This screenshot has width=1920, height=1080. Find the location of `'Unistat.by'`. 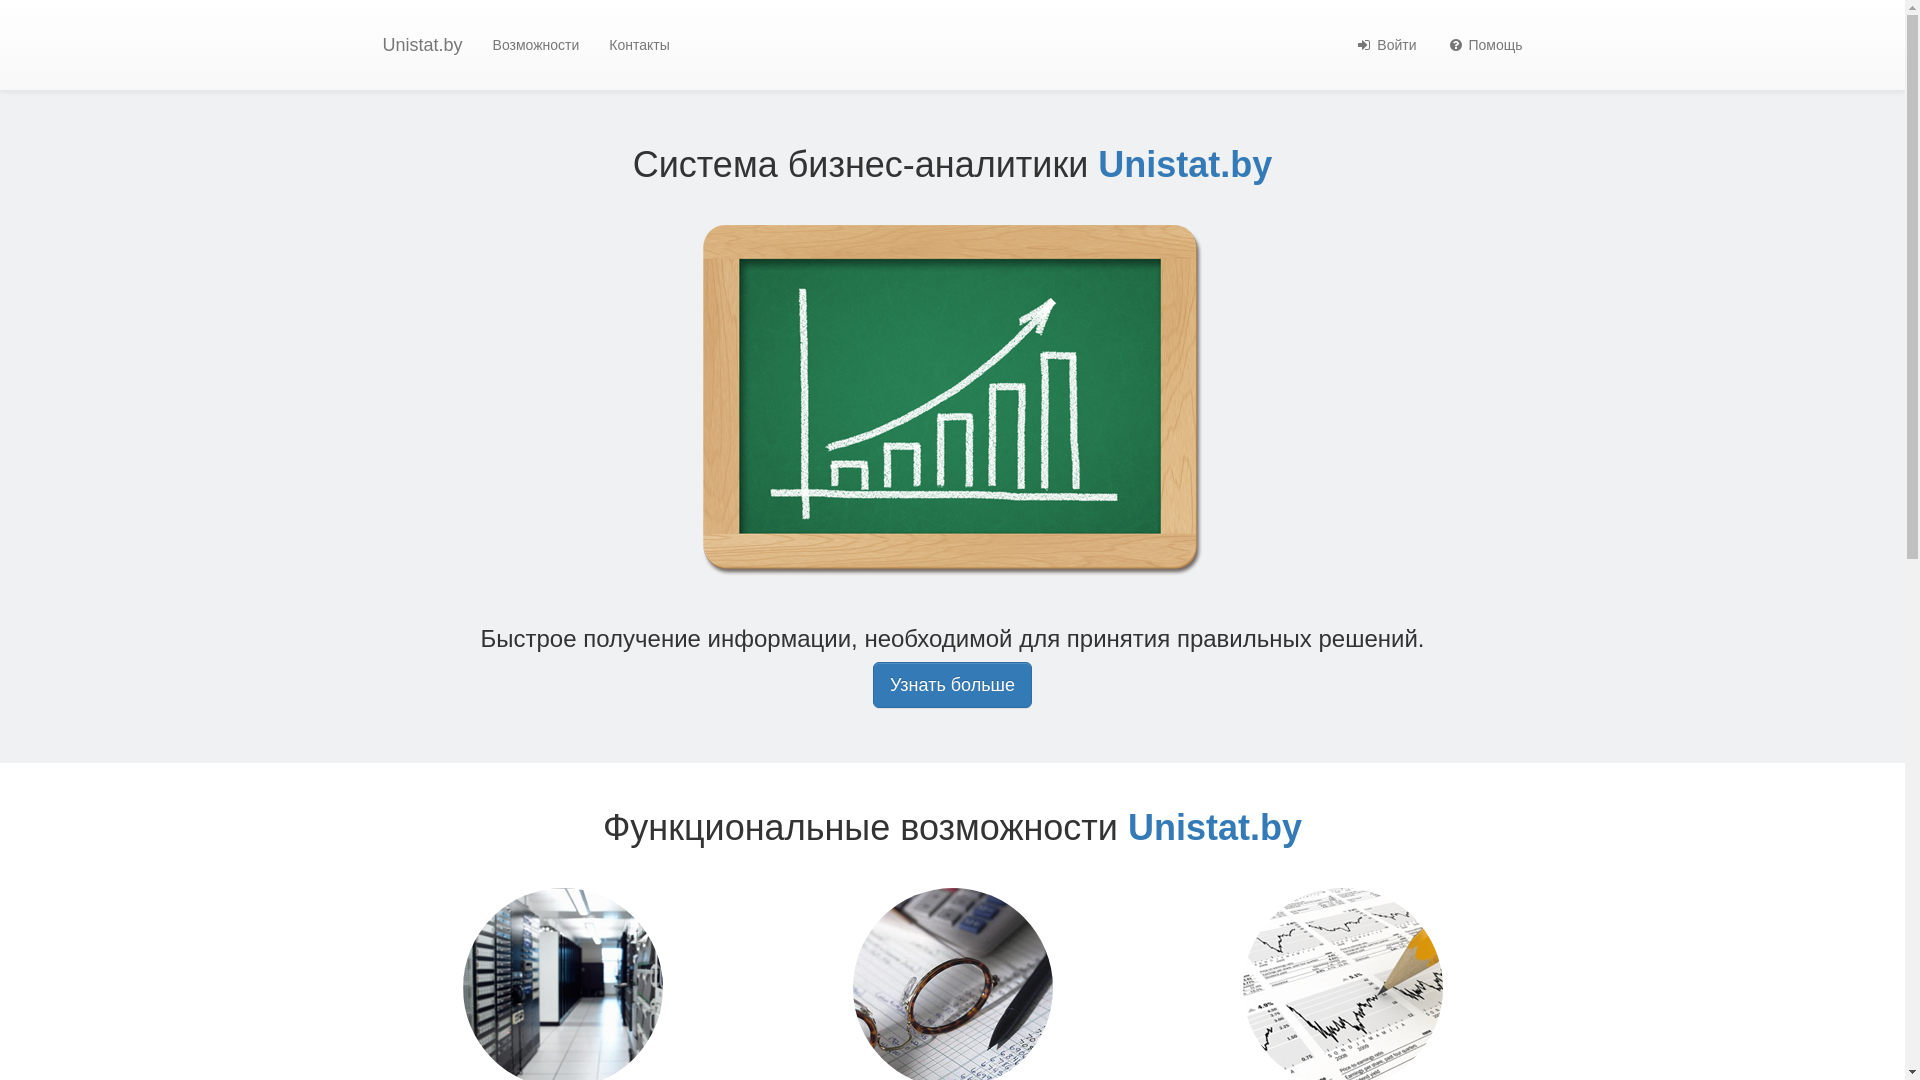

'Unistat.by' is located at coordinates (421, 45).